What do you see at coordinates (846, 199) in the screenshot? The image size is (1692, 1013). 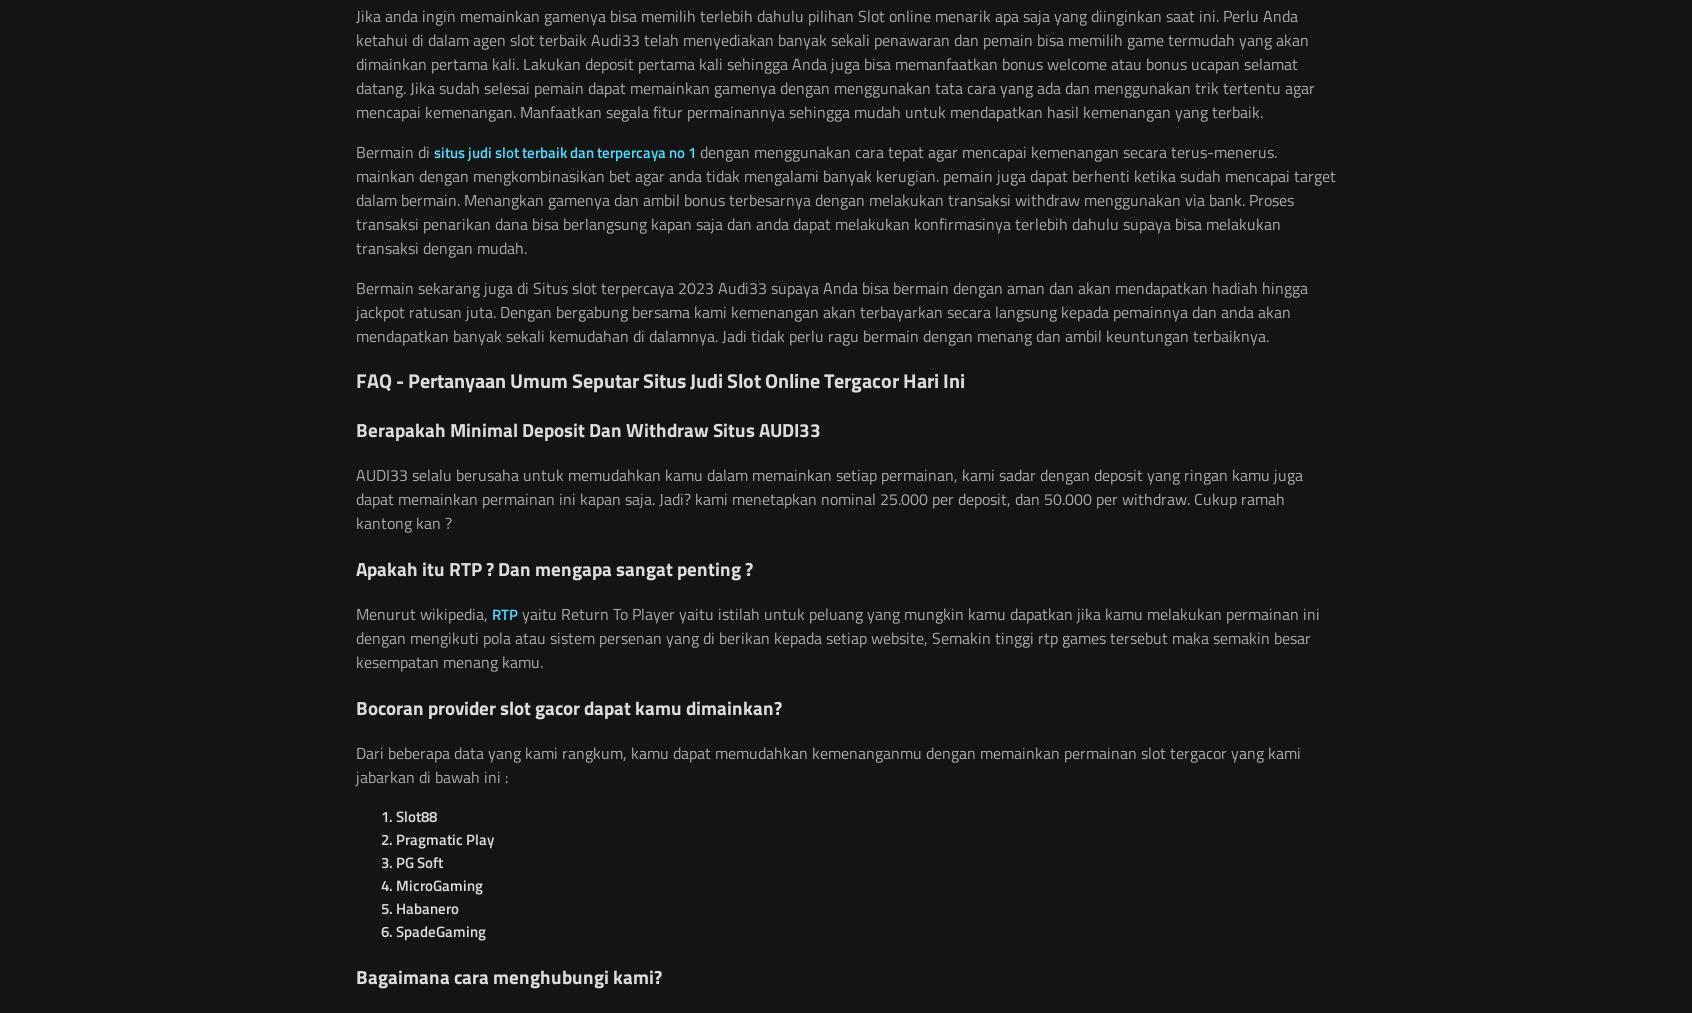 I see `'dengan menggunakan cara tepat agar mencapai kemenangan secara terus-menerus. mainkan dengan mengkombinasikan bet agar anda tidak mengalami banyak kerugian. pemain juga dapat berhenti ketika sudah mencapai target dalam bermain. Menangkan gamenya dan ambil bonus terbesarnya dengan melakukan transaksi withdraw menggunakan via bank. Proses transaksi penarikan dana bisa berlangsung kapan saja dan anda dapat melakukan konfirmasinya terlebih dahulu supaya bisa melakukan transaksi dengan mudah.'` at bounding box center [846, 199].